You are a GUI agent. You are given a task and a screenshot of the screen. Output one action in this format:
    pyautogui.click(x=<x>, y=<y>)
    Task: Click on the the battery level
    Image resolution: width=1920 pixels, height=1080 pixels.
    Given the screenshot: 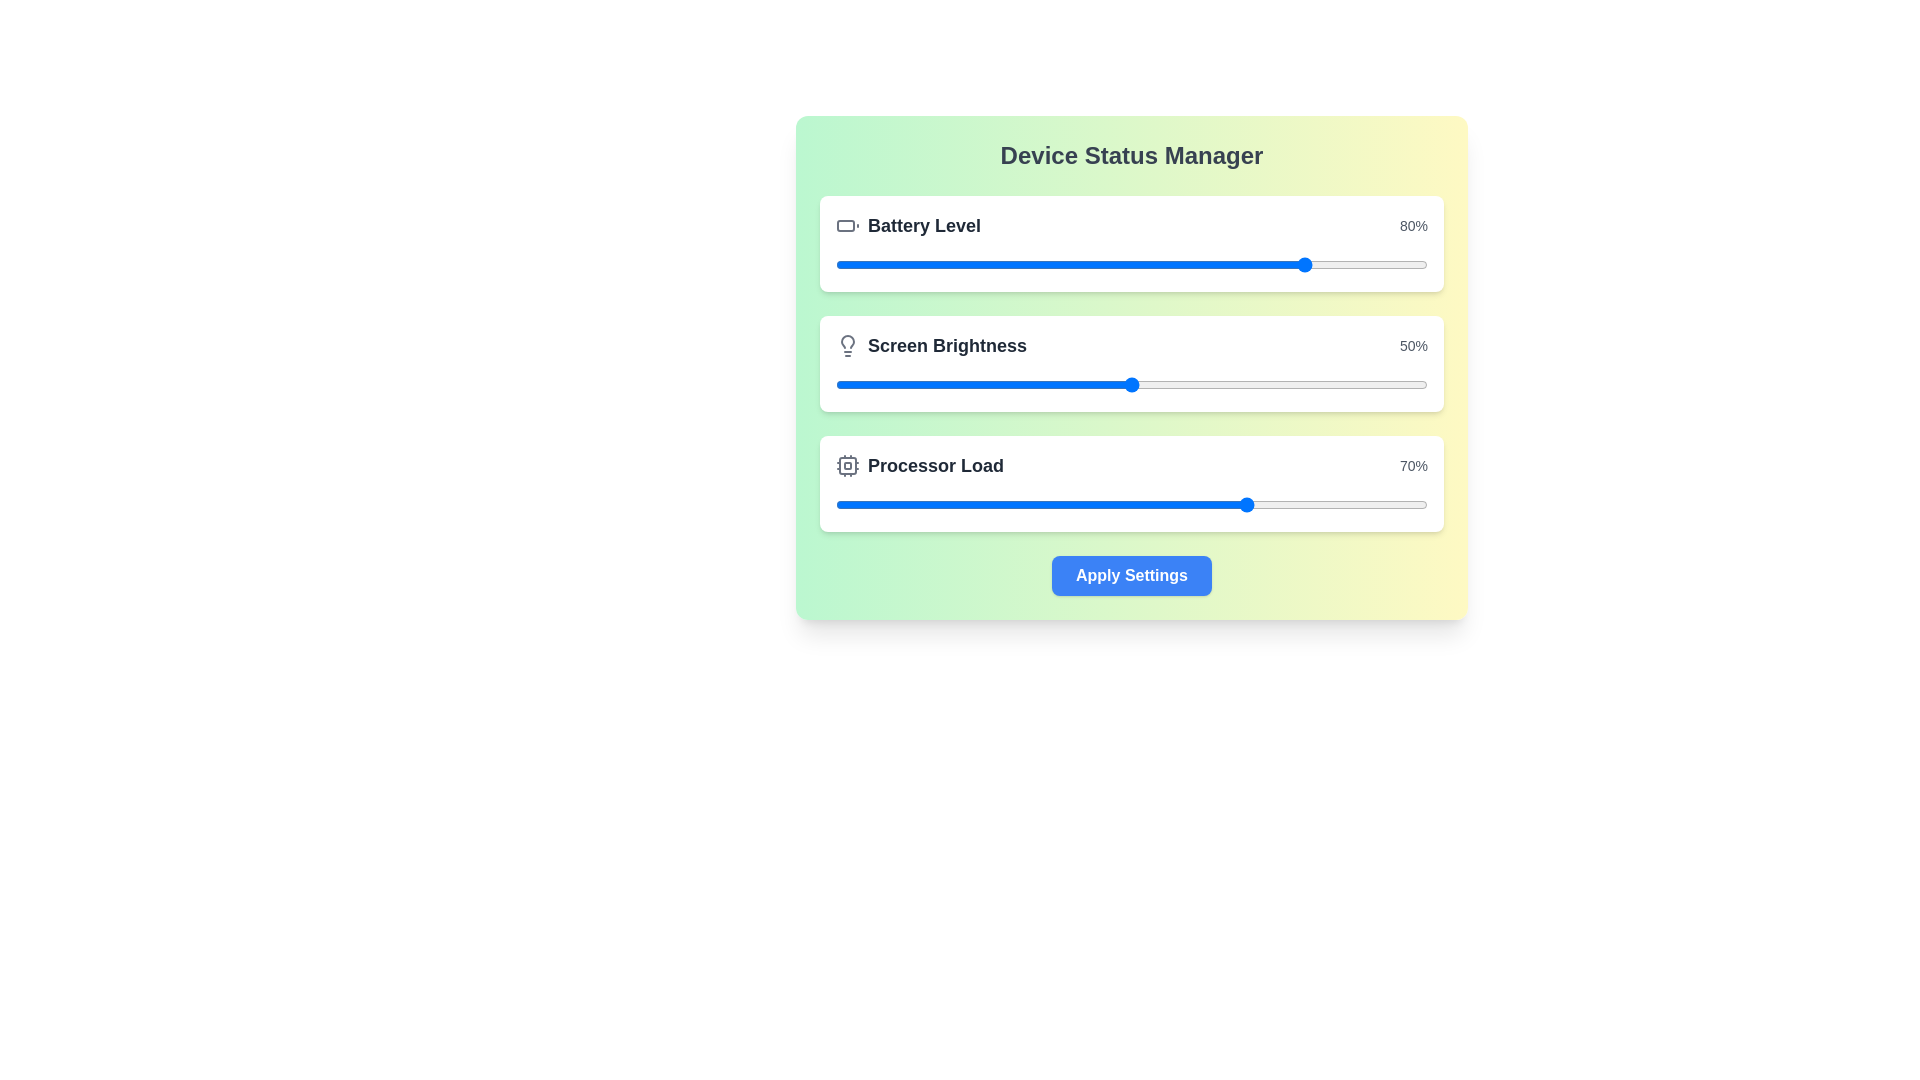 What is the action you would take?
    pyautogui.click(x=1071, y=264)
    